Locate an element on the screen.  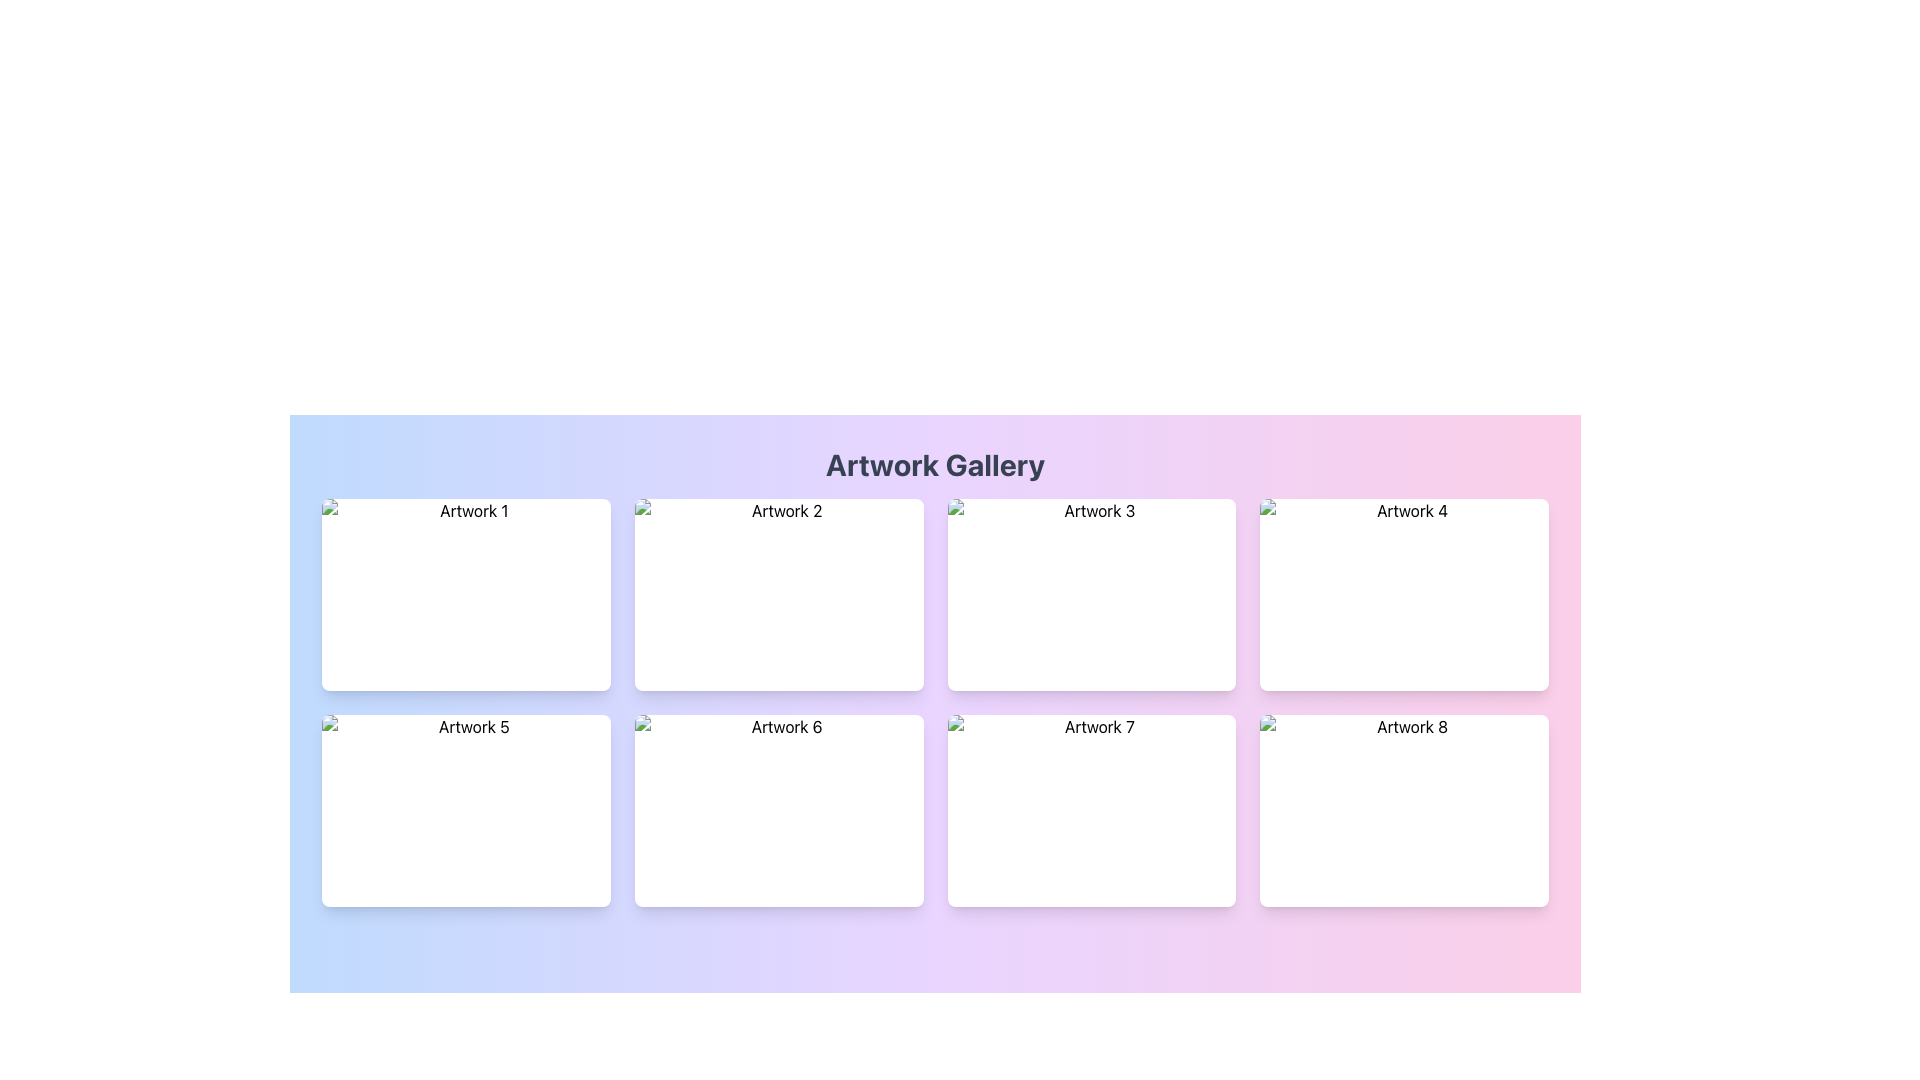
the Visual Card element labeled 'Artwork 8' located in the second row and fourth column of the grid layout is located at coordinates (1403, 810).